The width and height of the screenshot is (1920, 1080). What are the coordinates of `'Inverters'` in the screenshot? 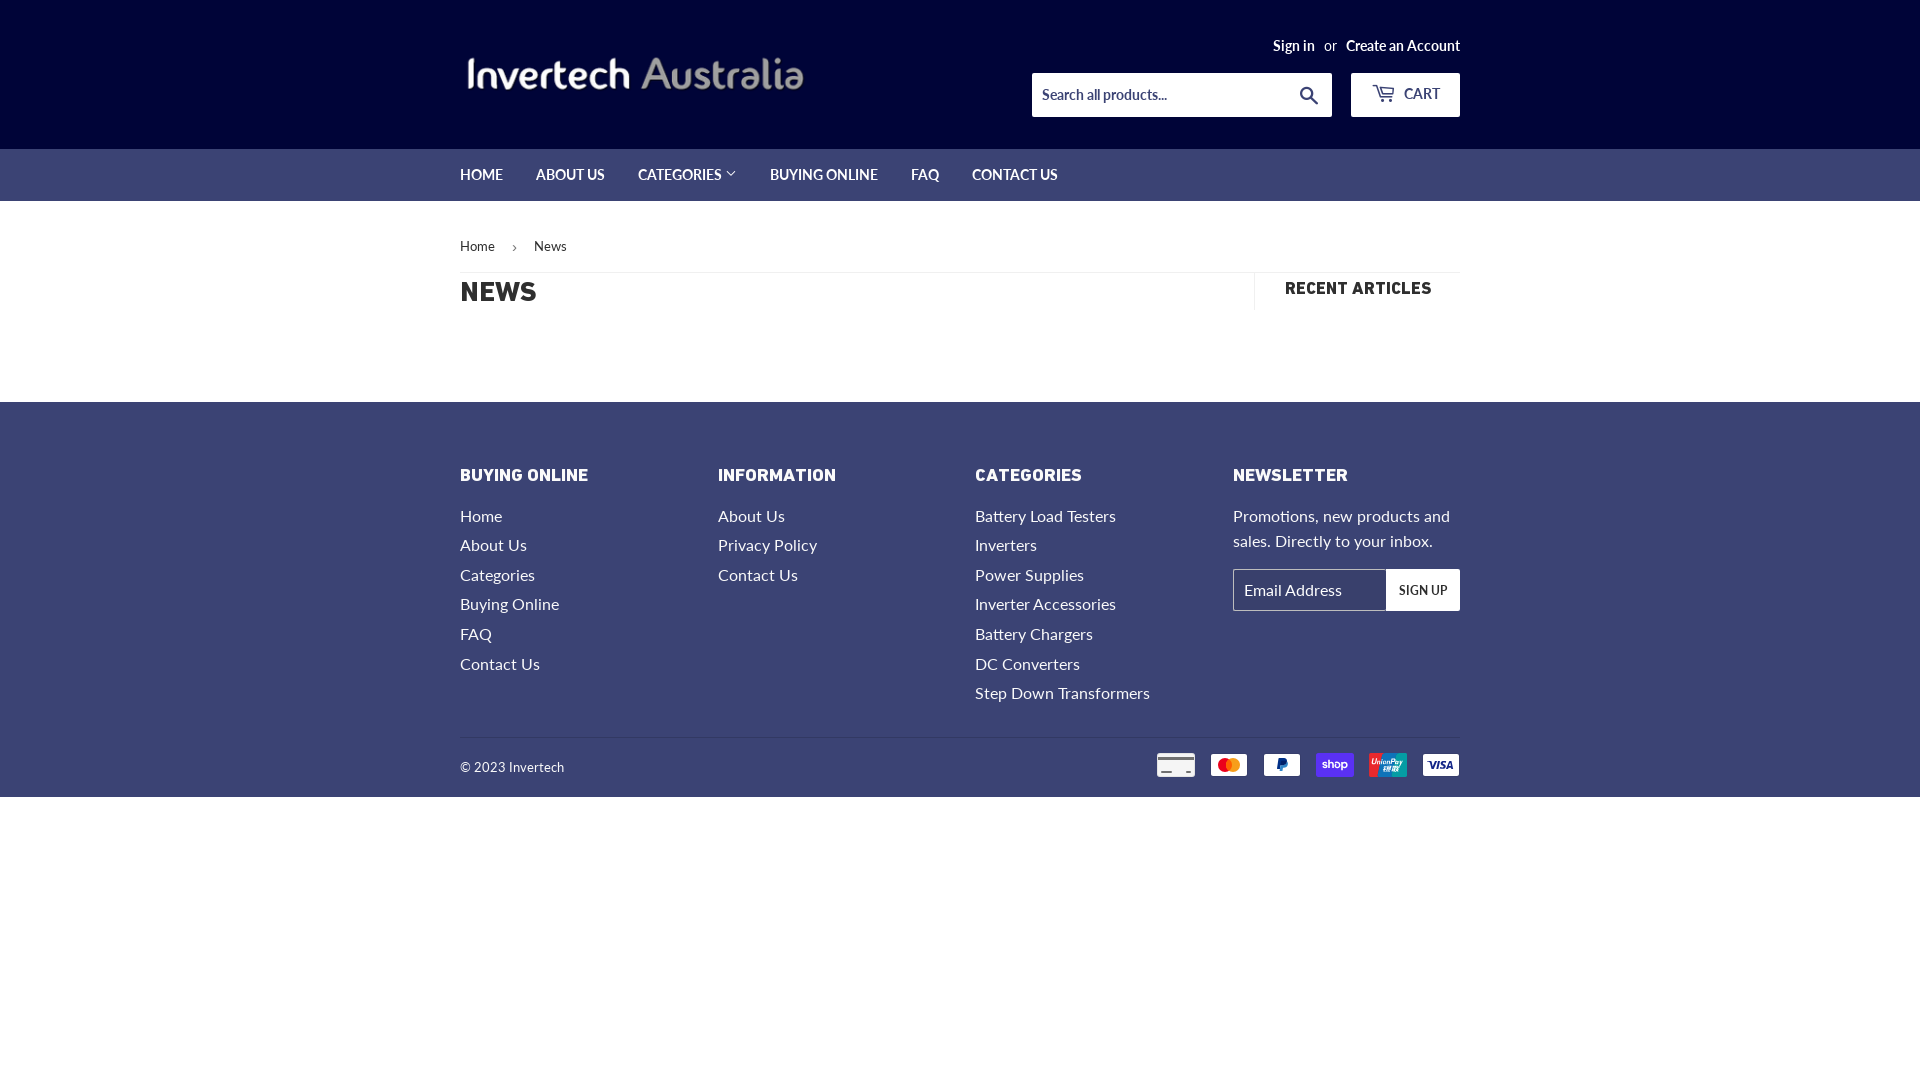 It's located at (1006, 544).